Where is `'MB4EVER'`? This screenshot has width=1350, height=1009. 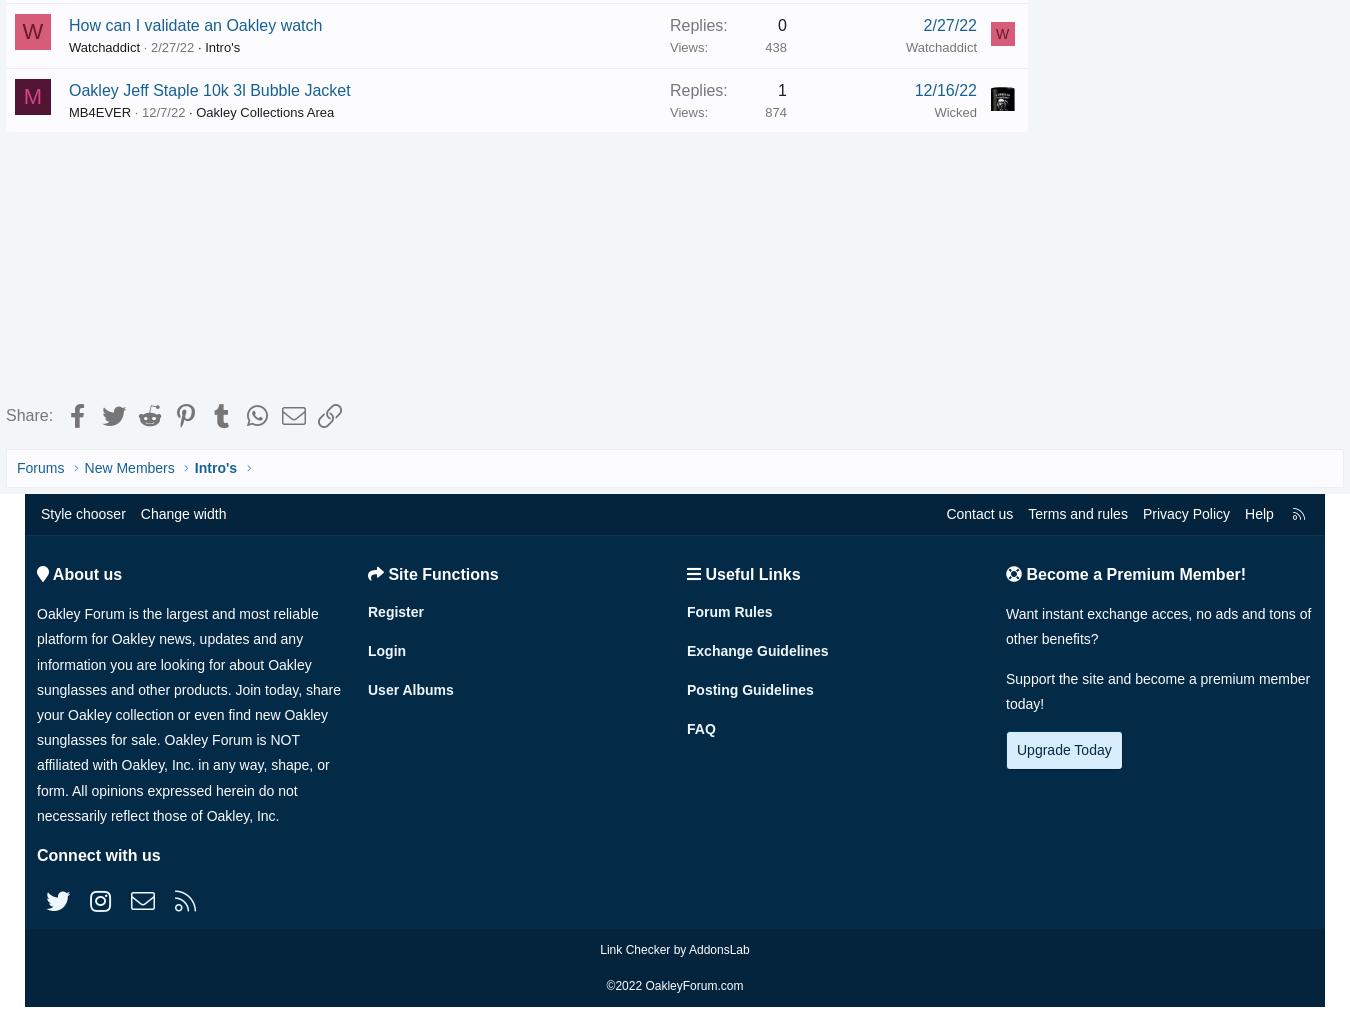 'MB4EVER' is located at coordinates (129, 110).